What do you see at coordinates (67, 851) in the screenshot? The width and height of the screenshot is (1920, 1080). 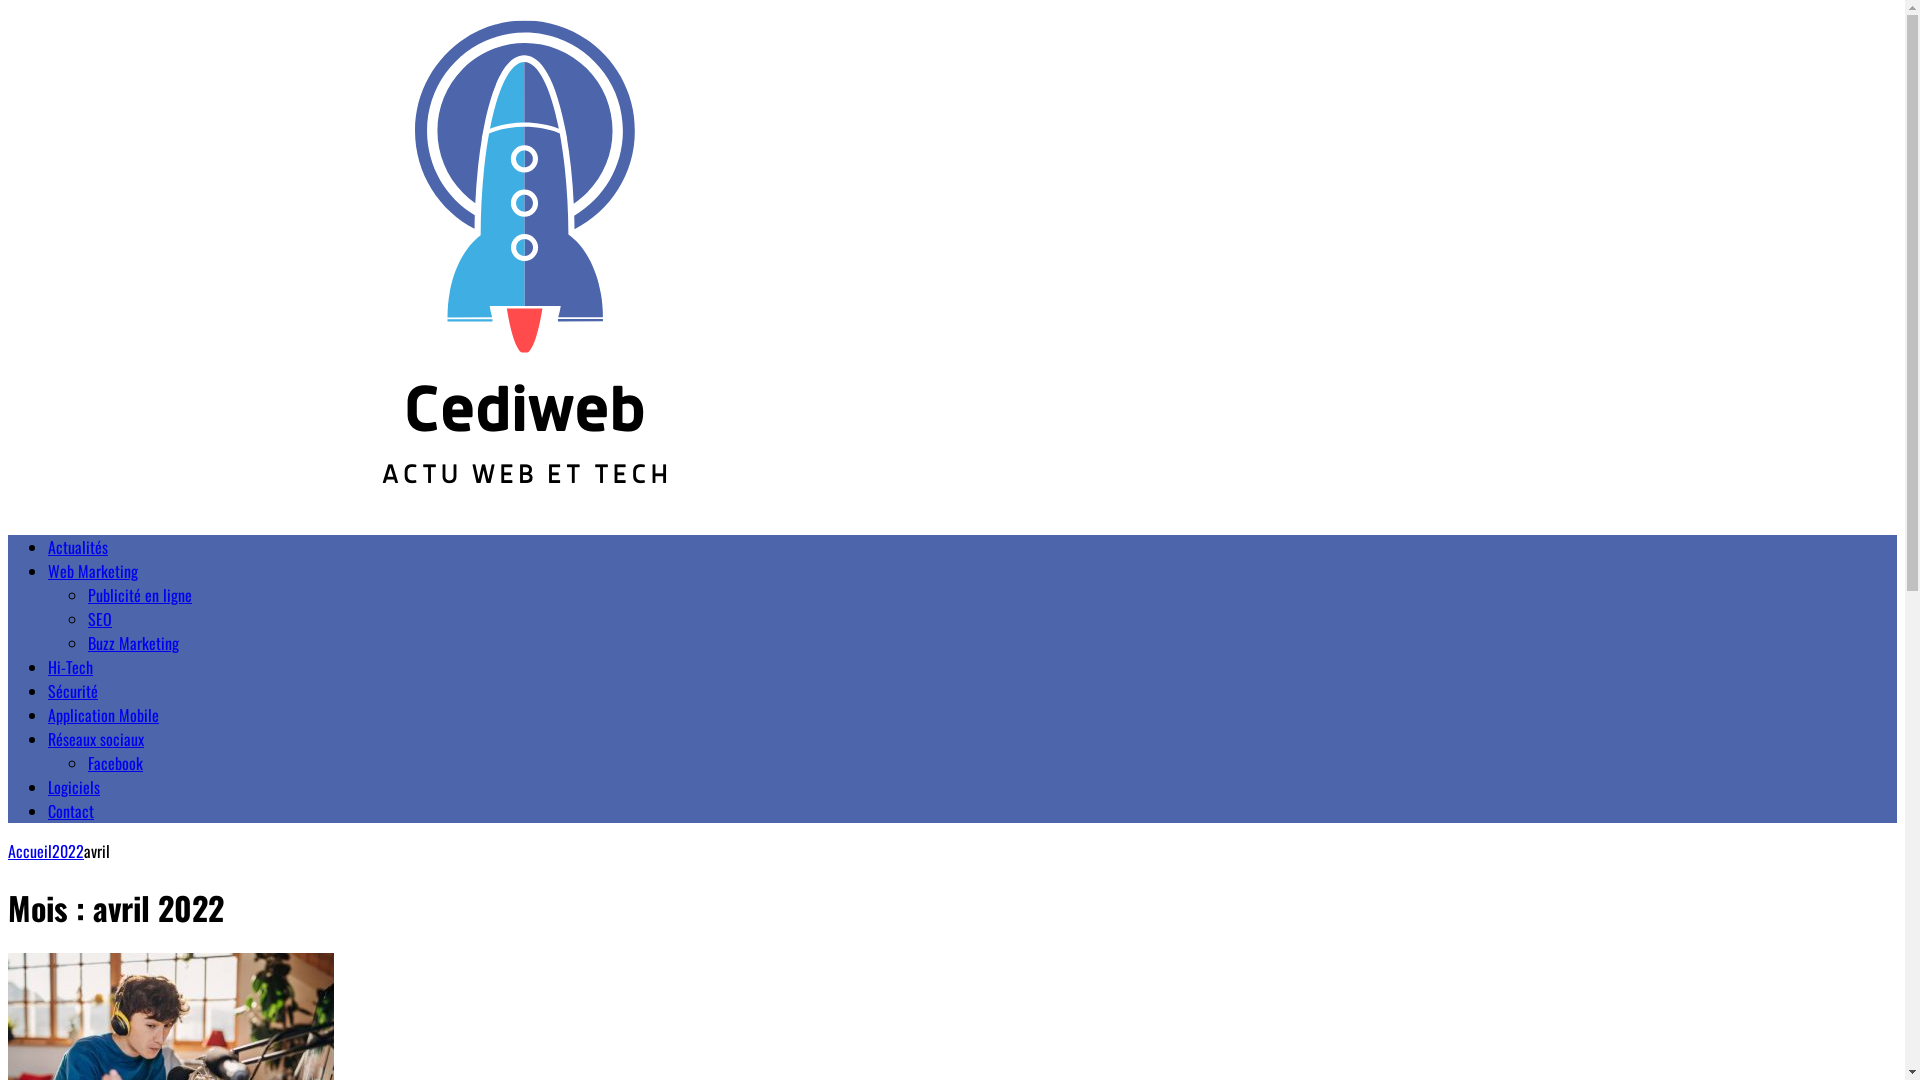 I see `'2022'` at bounding box center [67, 851].